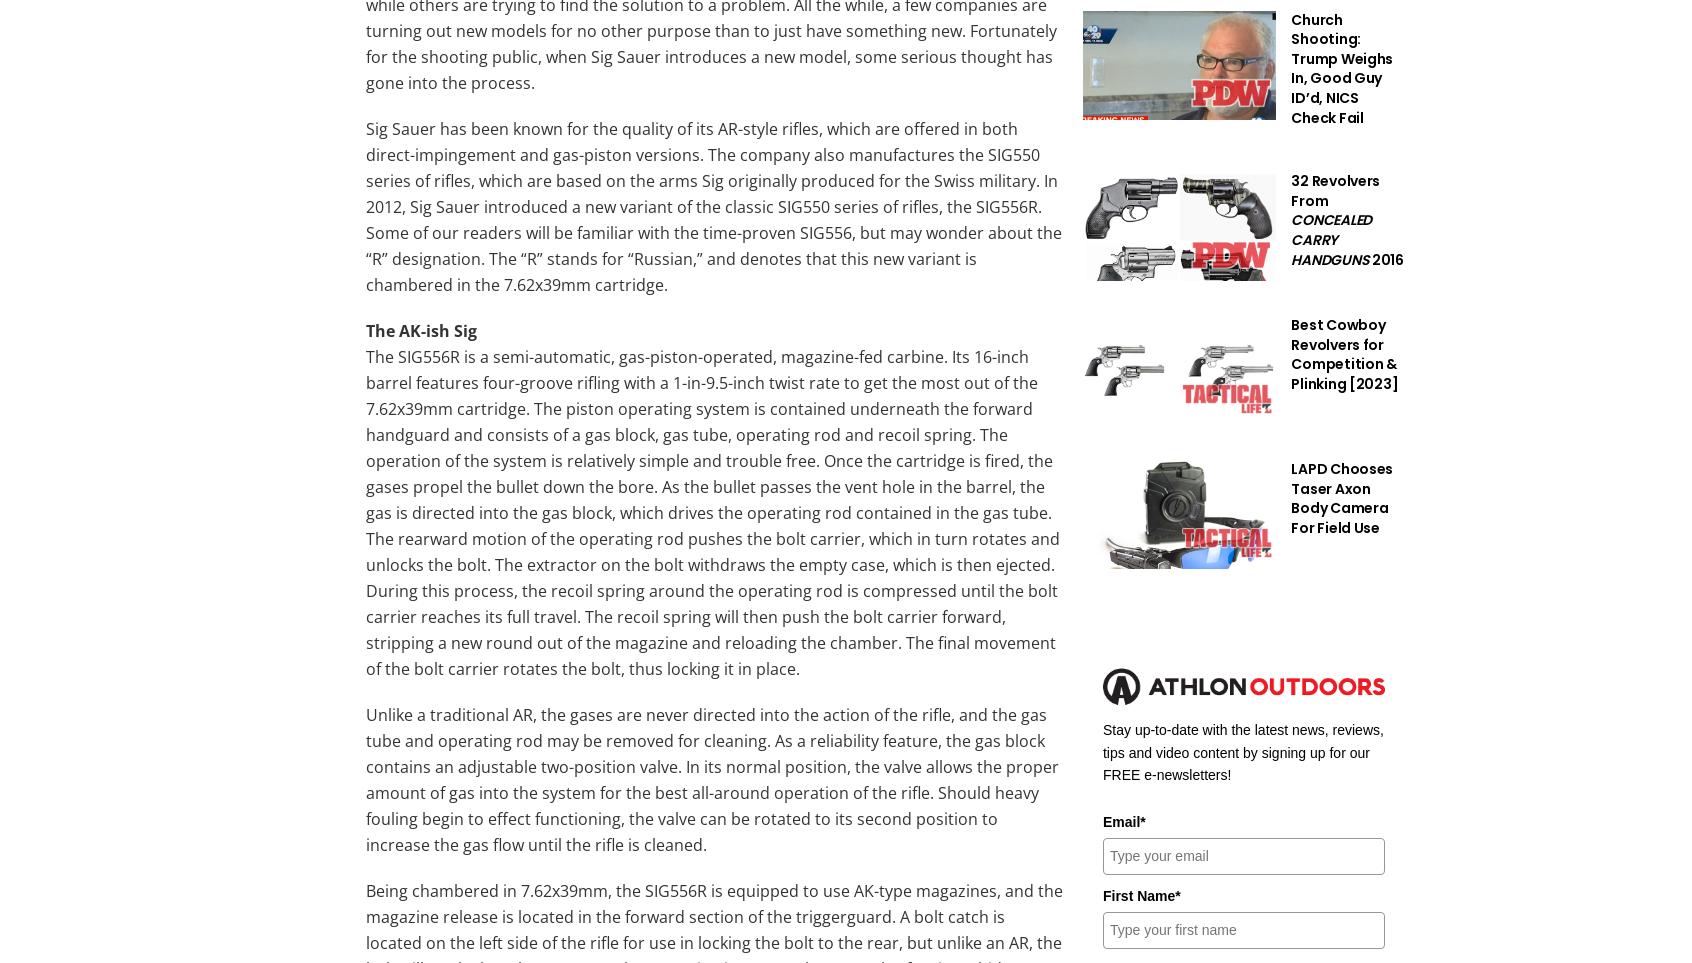 The width and height of the screenshot is (1692, 963). Describe the element at coordinates (365, 512) in the screenshot. I see `'The SIG556R is a semi-automatic, gas-piston-operated, magazine-fed carbine. Its 16-inch barrel features four-groove rifling with a 1-in-9.5-inch twist rate to get the most out of the 7.62x39mm cartridge. The piston operating system is contained underneath the forward handguard and consists of a gas block, gas tube, operating rod and recoil spring. The operation of the system is relatively simple and trouble free. Once the cartridge is fired, the gases propel the bullet down the bore. As the bullet passes the vent hole in the barrel, the gas is directed into the gas block, which drives the operating rod contained in the gas tube. The rearward motion of the operating rod pushes the bolt carrier, which in turn rotates and unlocks the bolt. The extractor on the bolt withdraws the empty case, which is then ejected. During this process, the recoil spring around the operating rod is compressed until the bolt carrier reaches its full travel. The recoil spring will then push the bolt carrier forward, stripping a new round out of the magazine and reloading the chamber. The final movement of the bolt carrier rotates the bolt, thus locking it in place.'` at that location.